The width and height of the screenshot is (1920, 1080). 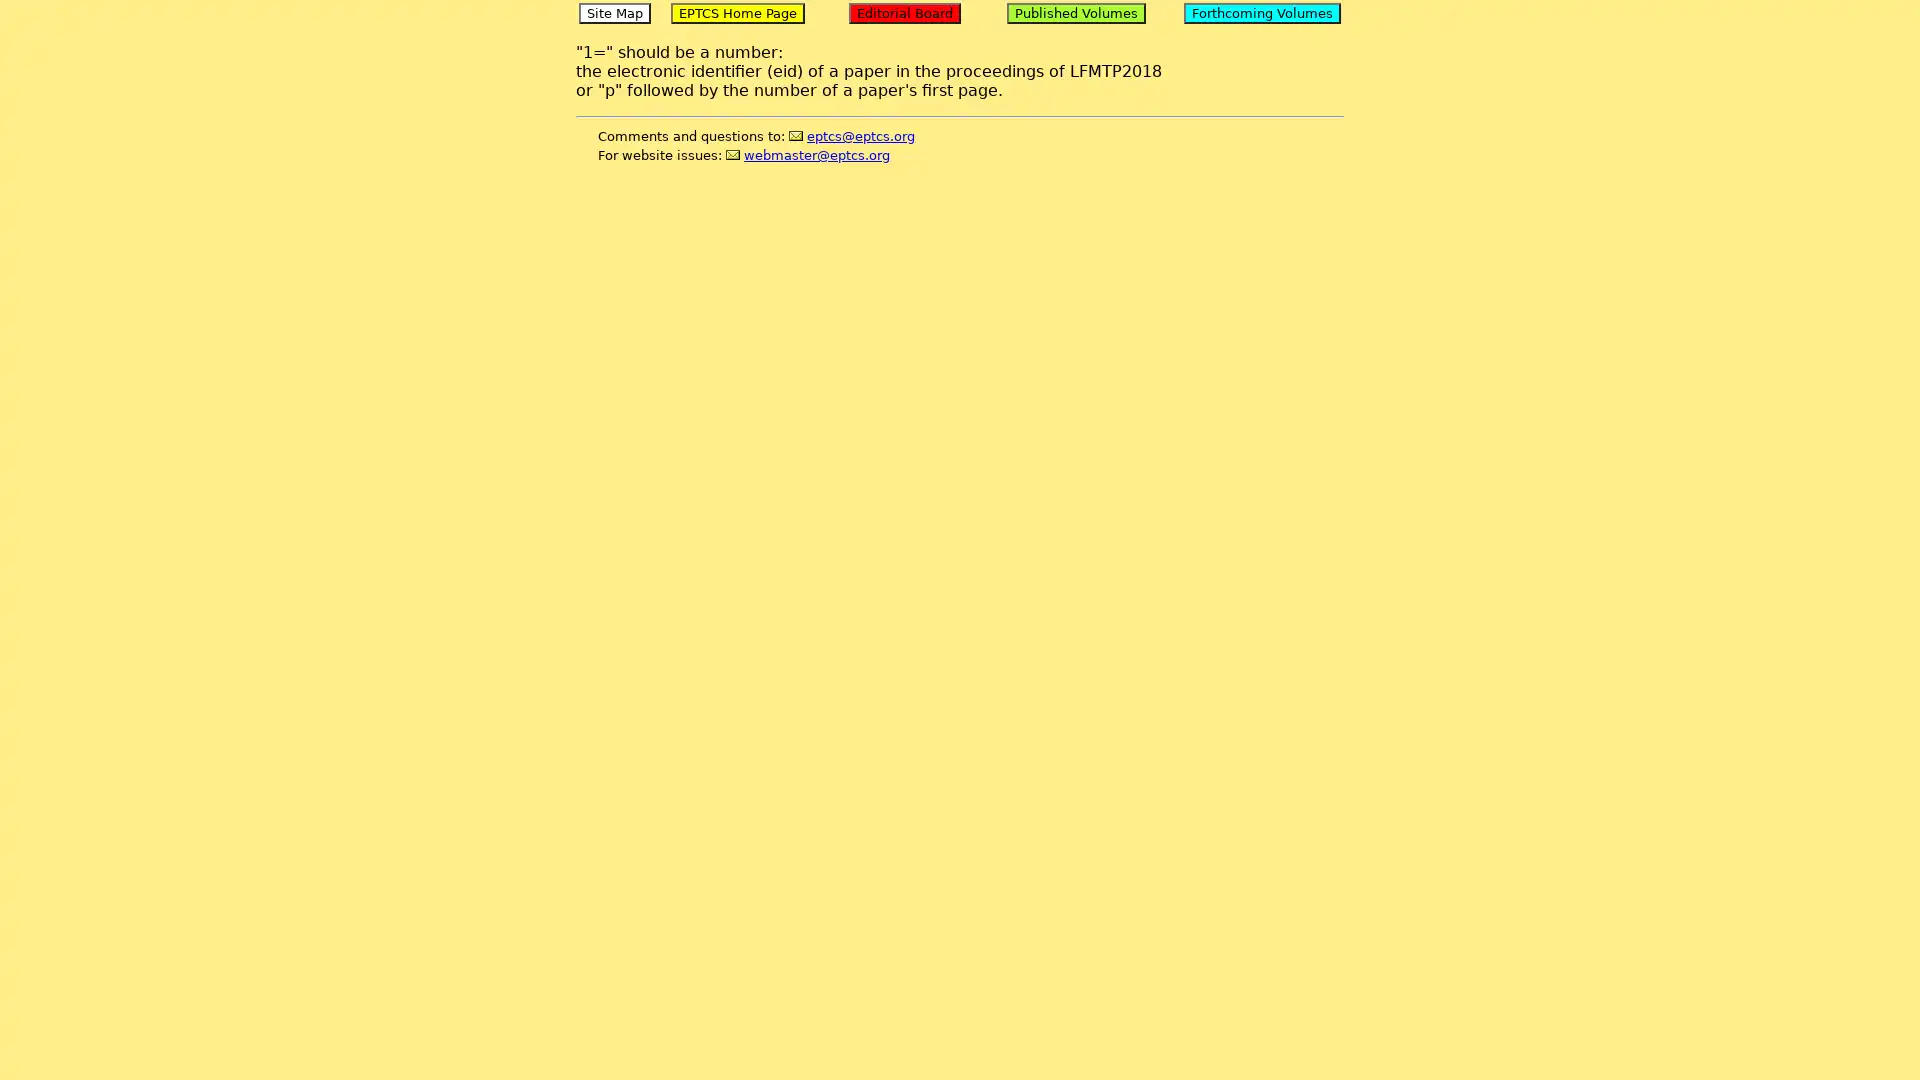 What do you see at coordinates (904, 13) in the screenshot?
I see `Editorial Board` at bounding box center [904, 13].